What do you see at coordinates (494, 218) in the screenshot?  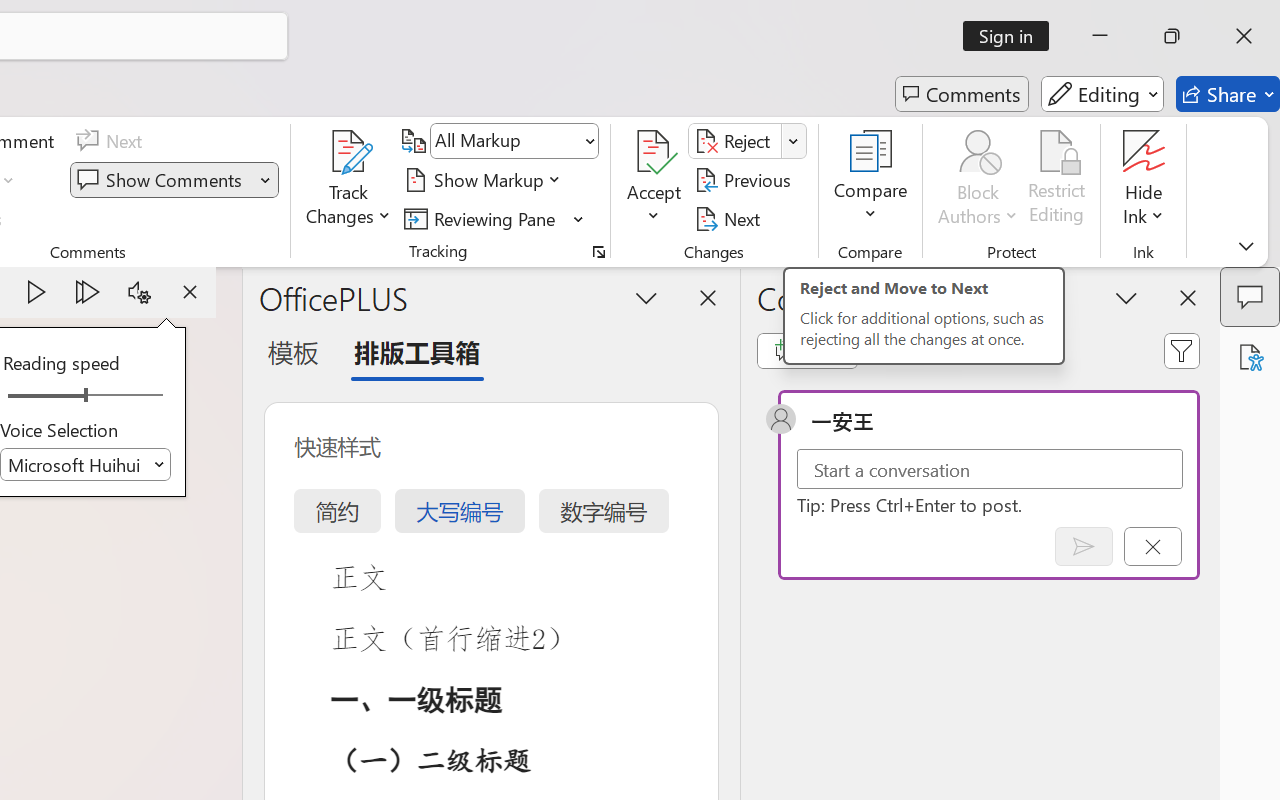 I see `'Reviewing Pane'` at bounding box center [494, 218].